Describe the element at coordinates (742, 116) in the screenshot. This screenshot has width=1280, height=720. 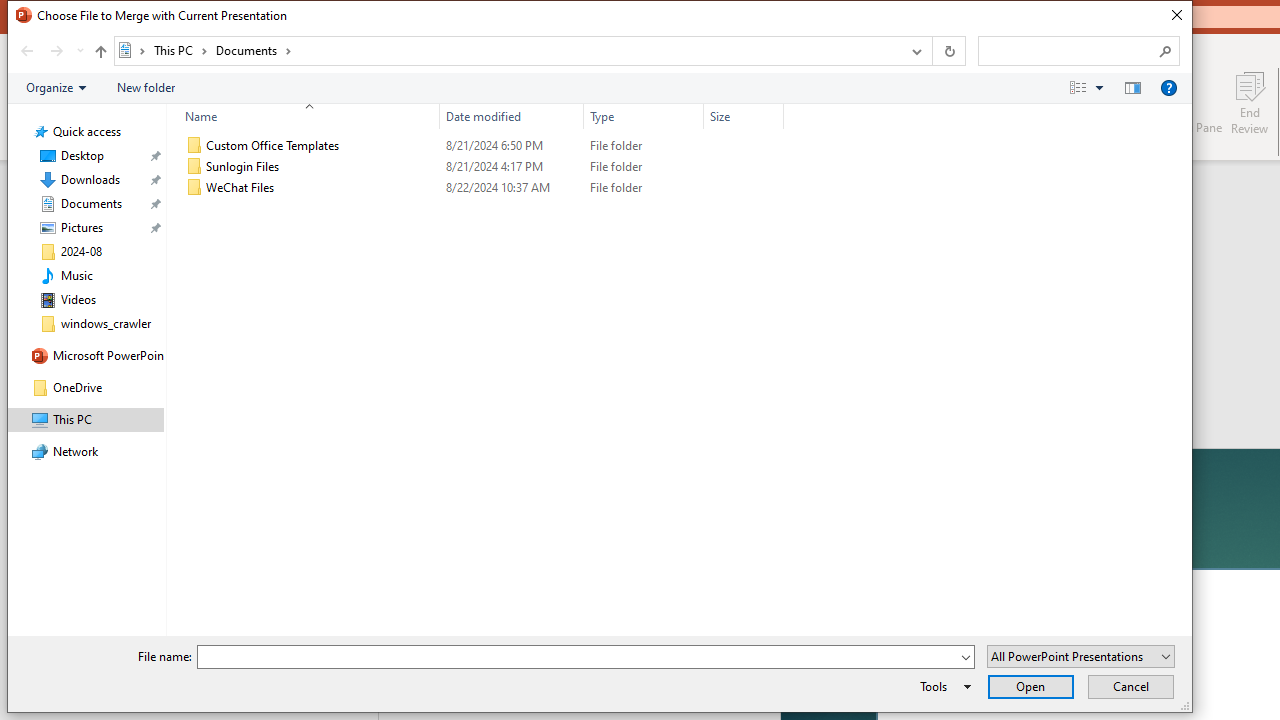
I see `'Size'` at that location.